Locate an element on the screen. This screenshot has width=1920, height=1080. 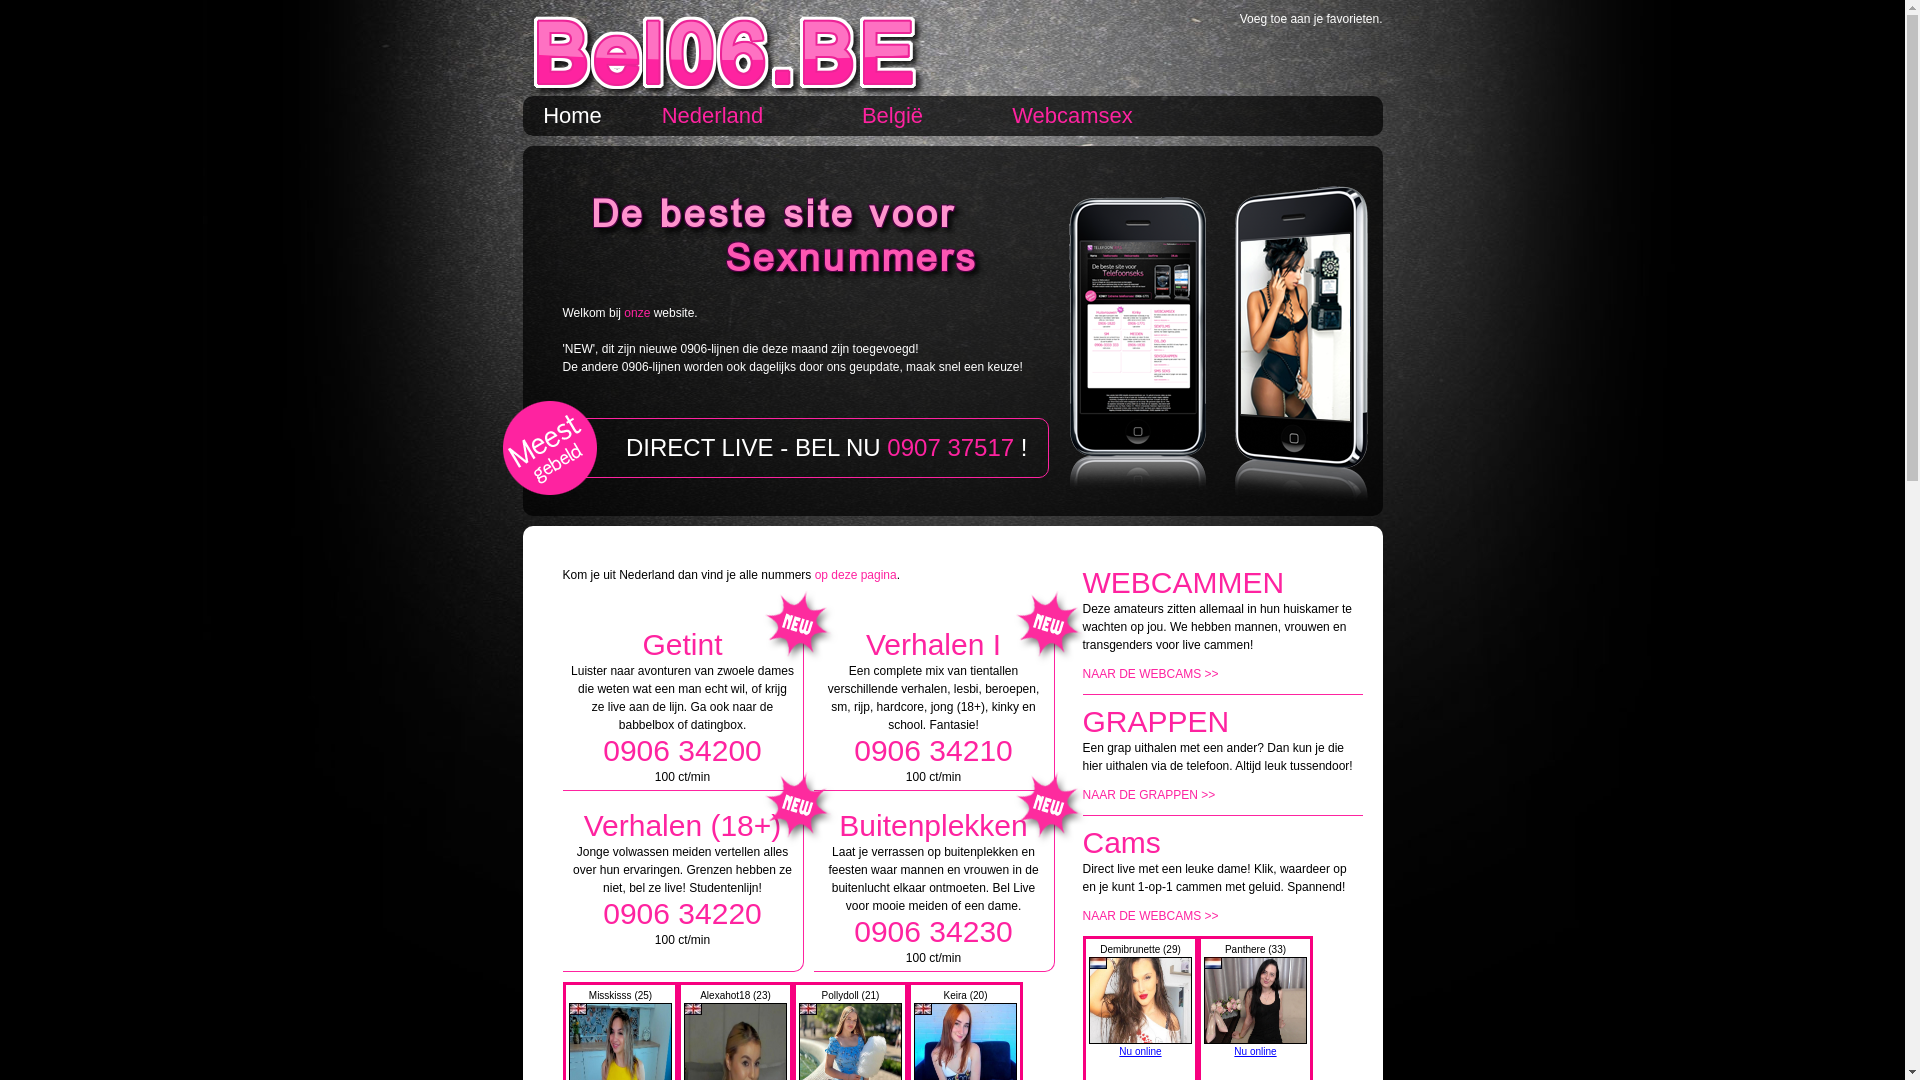
'Voeg toe aan je favorieten.' is located at coordinates (1311, 19).